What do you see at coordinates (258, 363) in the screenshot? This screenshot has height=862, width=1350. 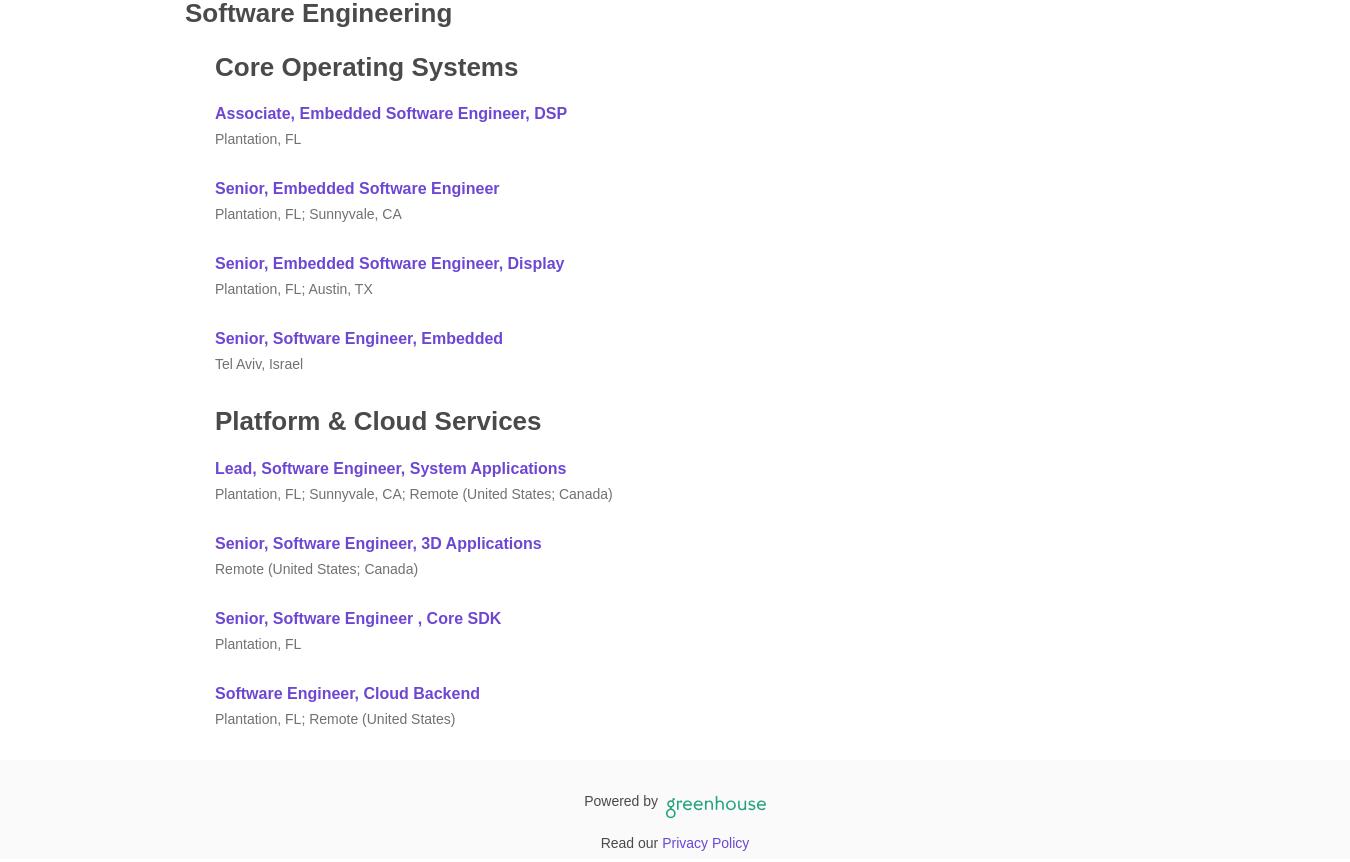 I see `'Tel Aviv, Israel'` at bounding box center [258, 363].